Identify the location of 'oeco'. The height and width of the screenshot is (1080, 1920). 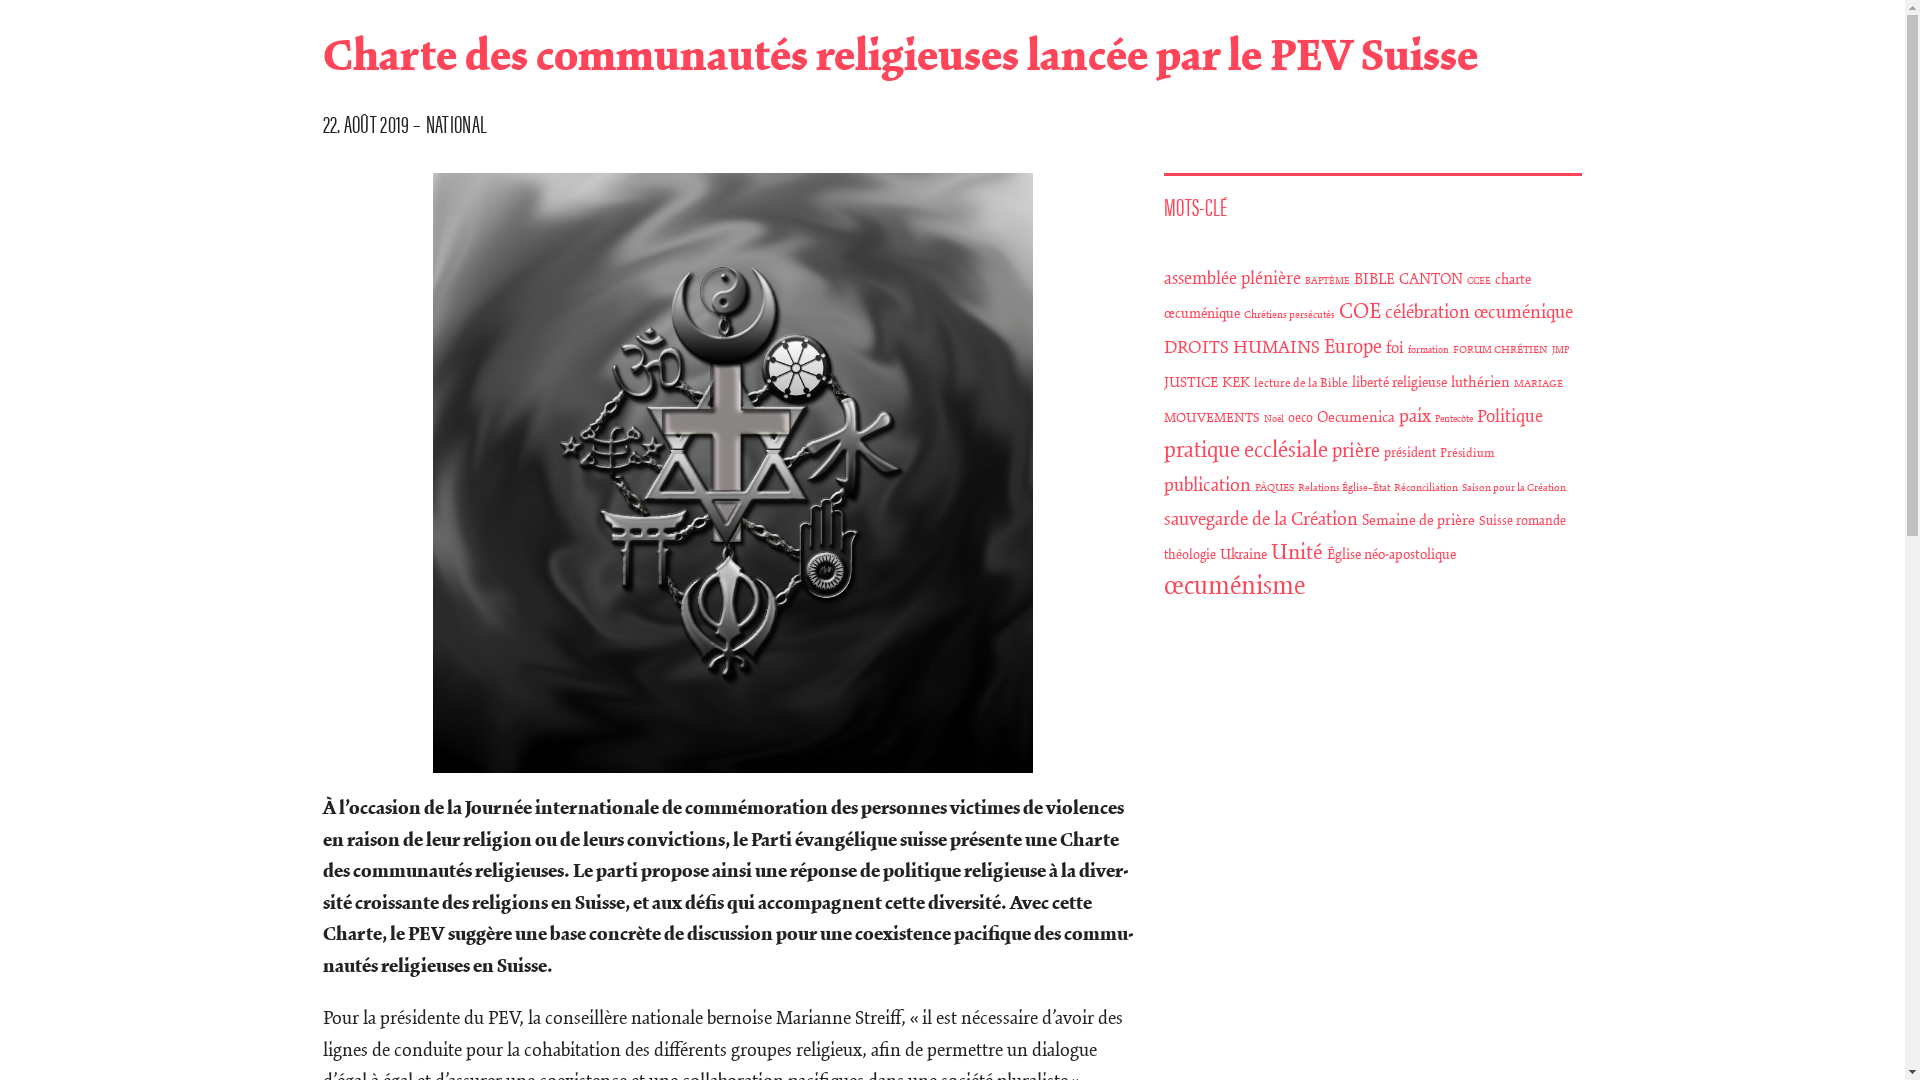
(1300, 417).